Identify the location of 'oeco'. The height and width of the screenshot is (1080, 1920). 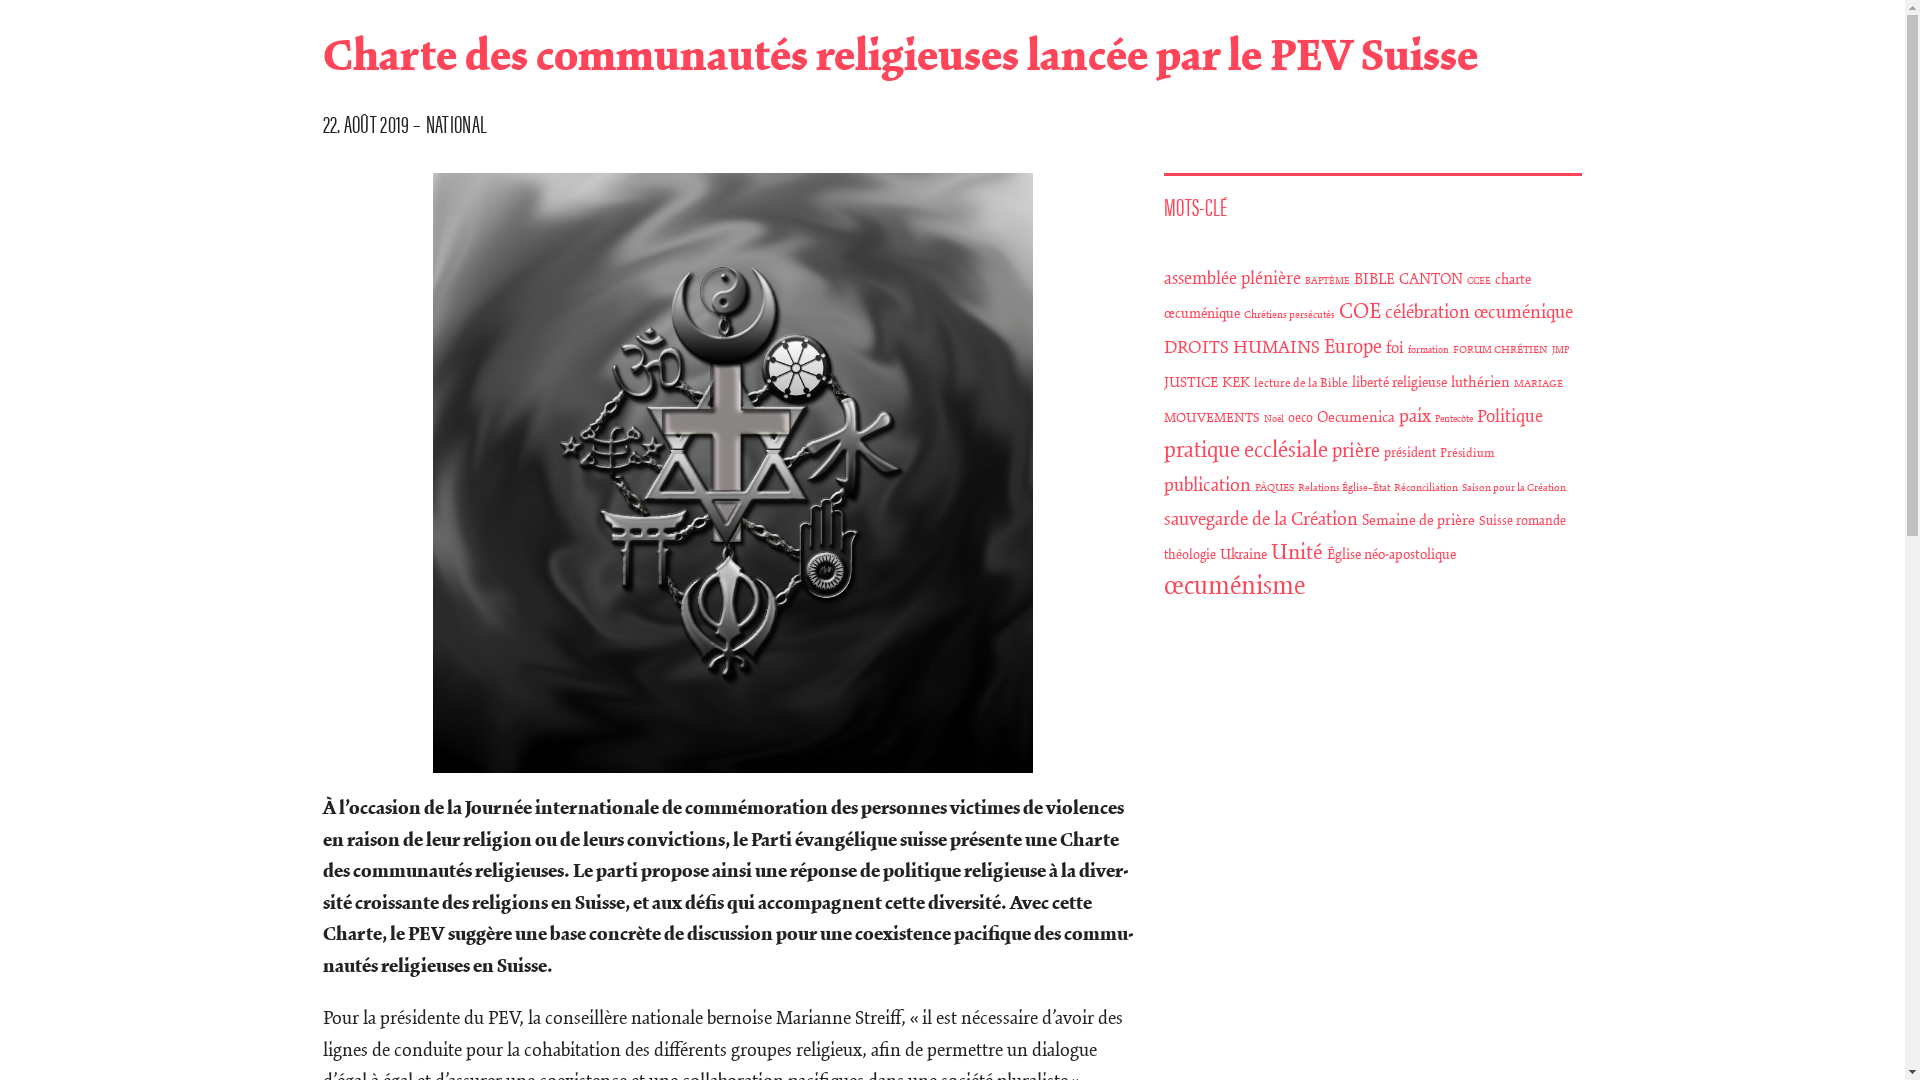
(1300, 417).